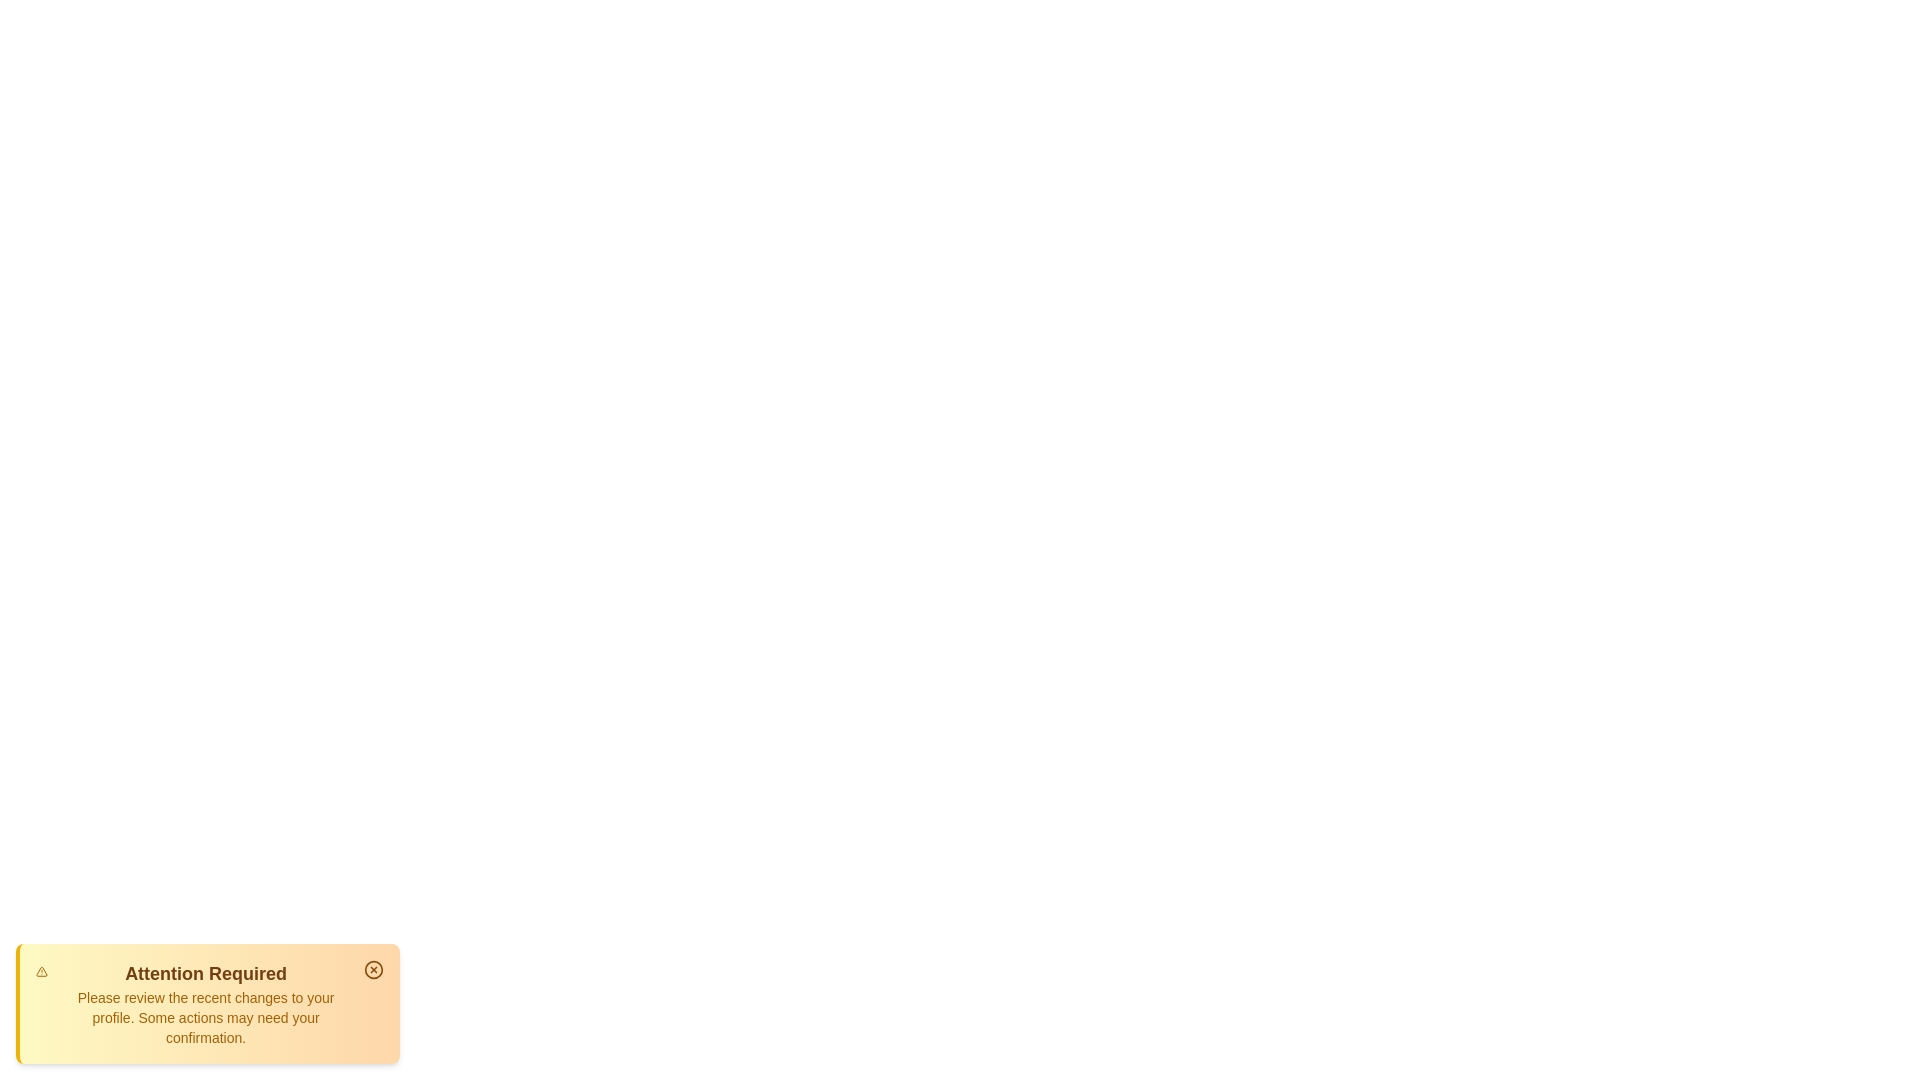  I want to click on the alert icon to interact with it, so click(42, 971).